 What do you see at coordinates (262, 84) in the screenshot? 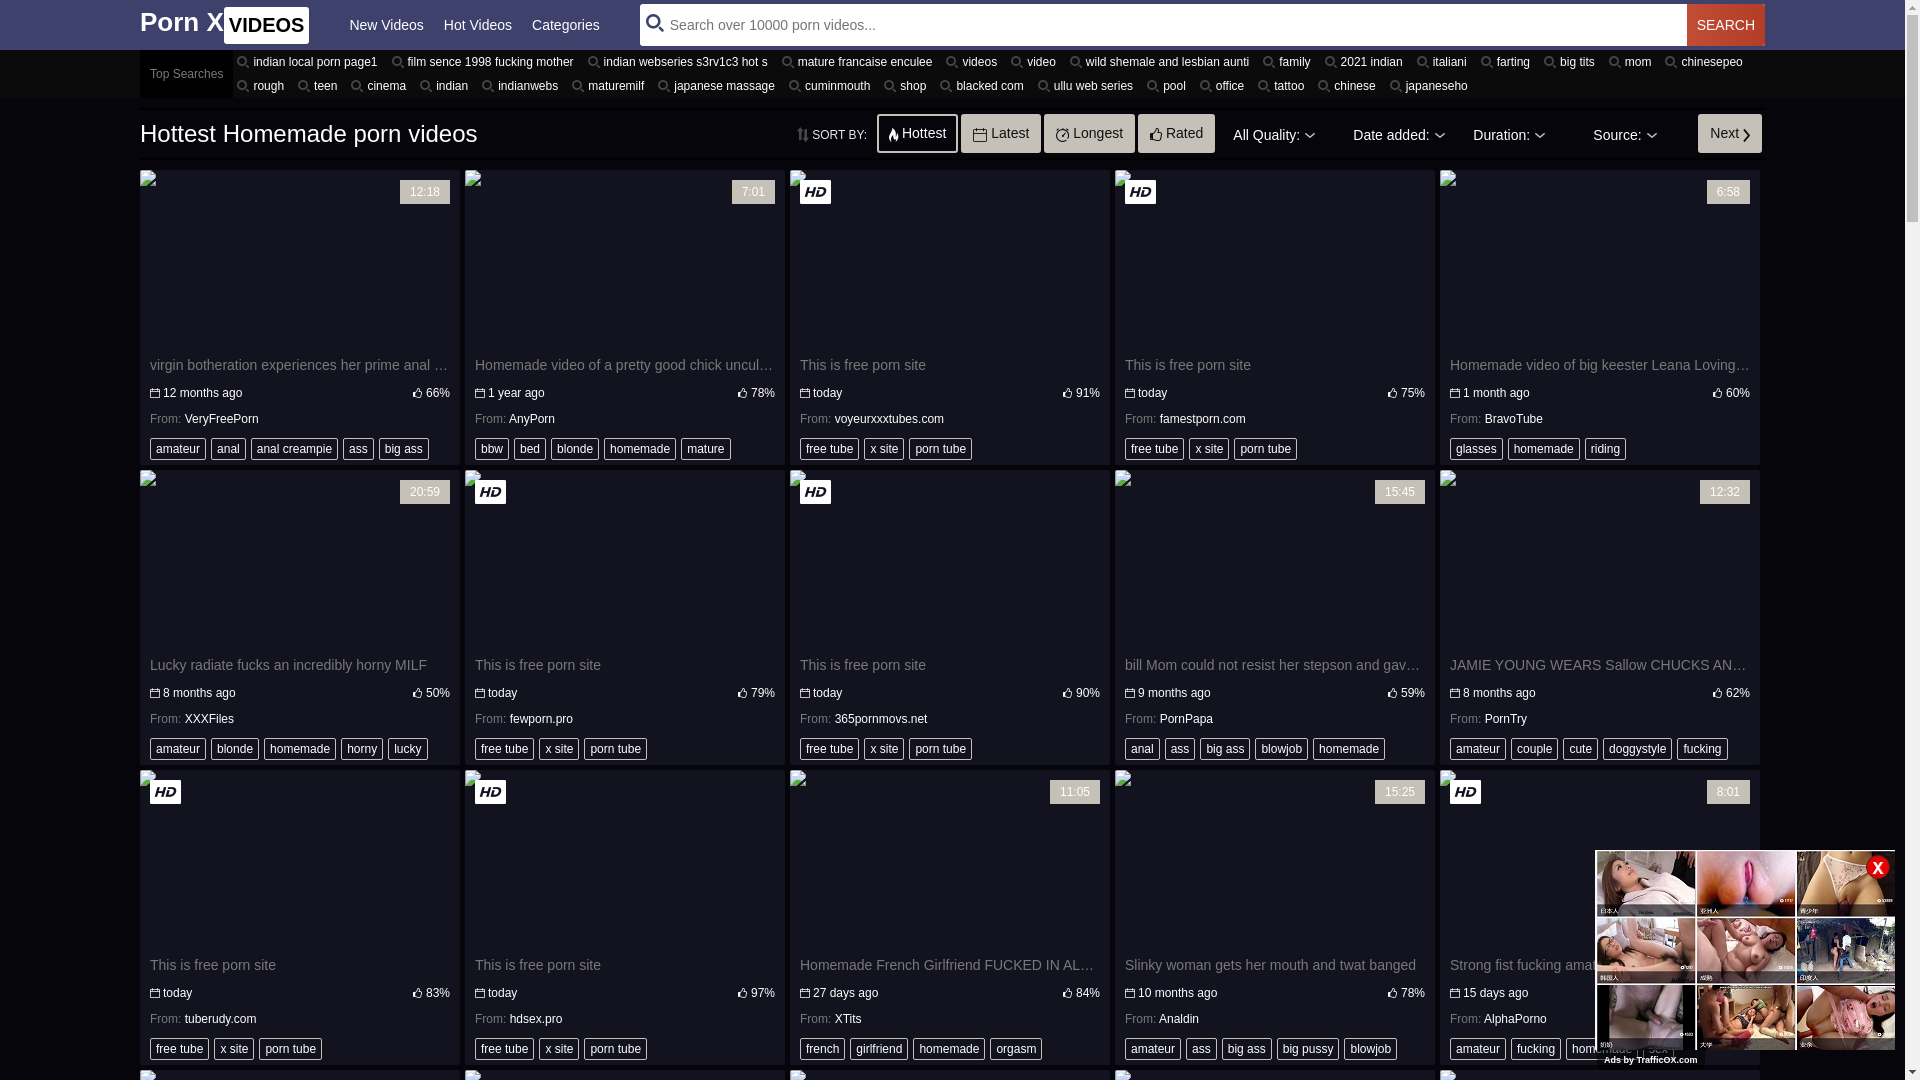
I see `'rough'` at bounding box center [262, 84].